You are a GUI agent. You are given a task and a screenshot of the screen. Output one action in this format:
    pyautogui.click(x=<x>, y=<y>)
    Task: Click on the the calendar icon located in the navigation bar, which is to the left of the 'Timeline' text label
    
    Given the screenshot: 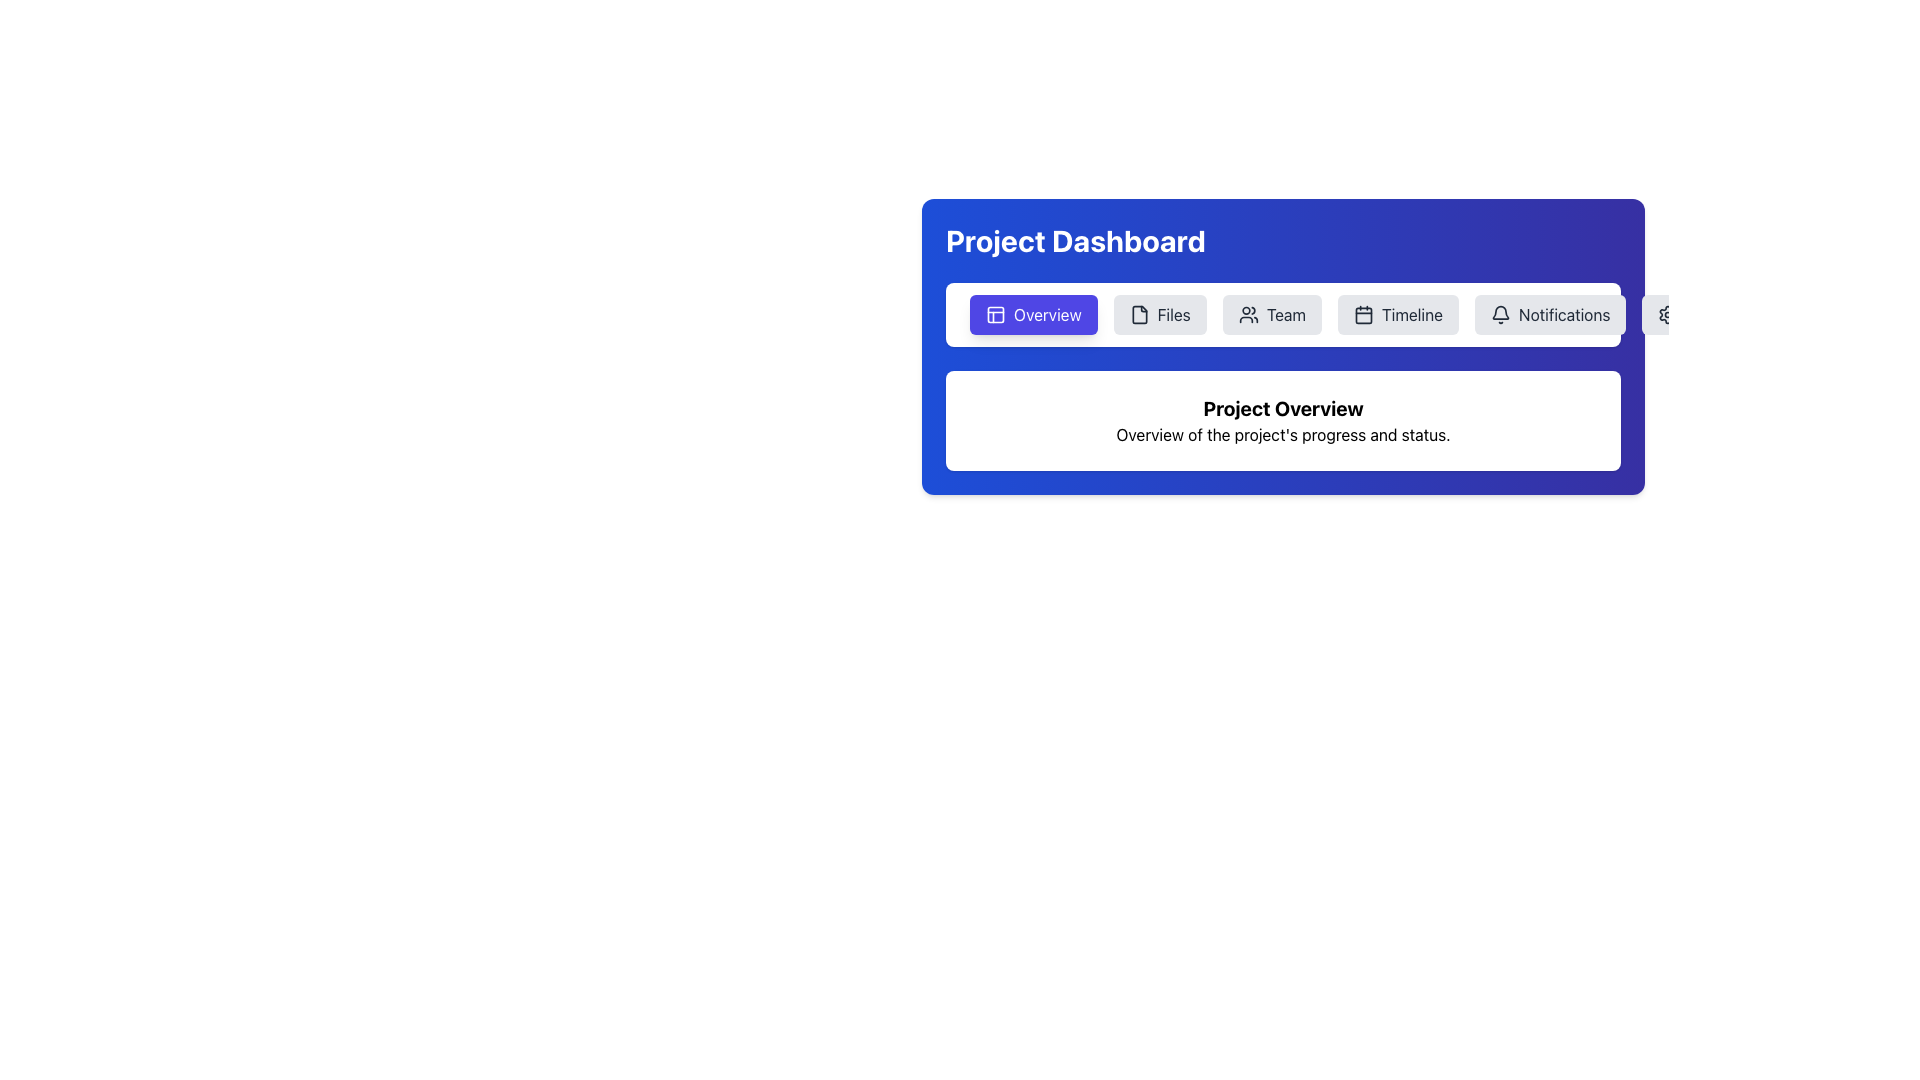 What is the action you would take?
    pyautogui.click(x=1362, y=315)
    